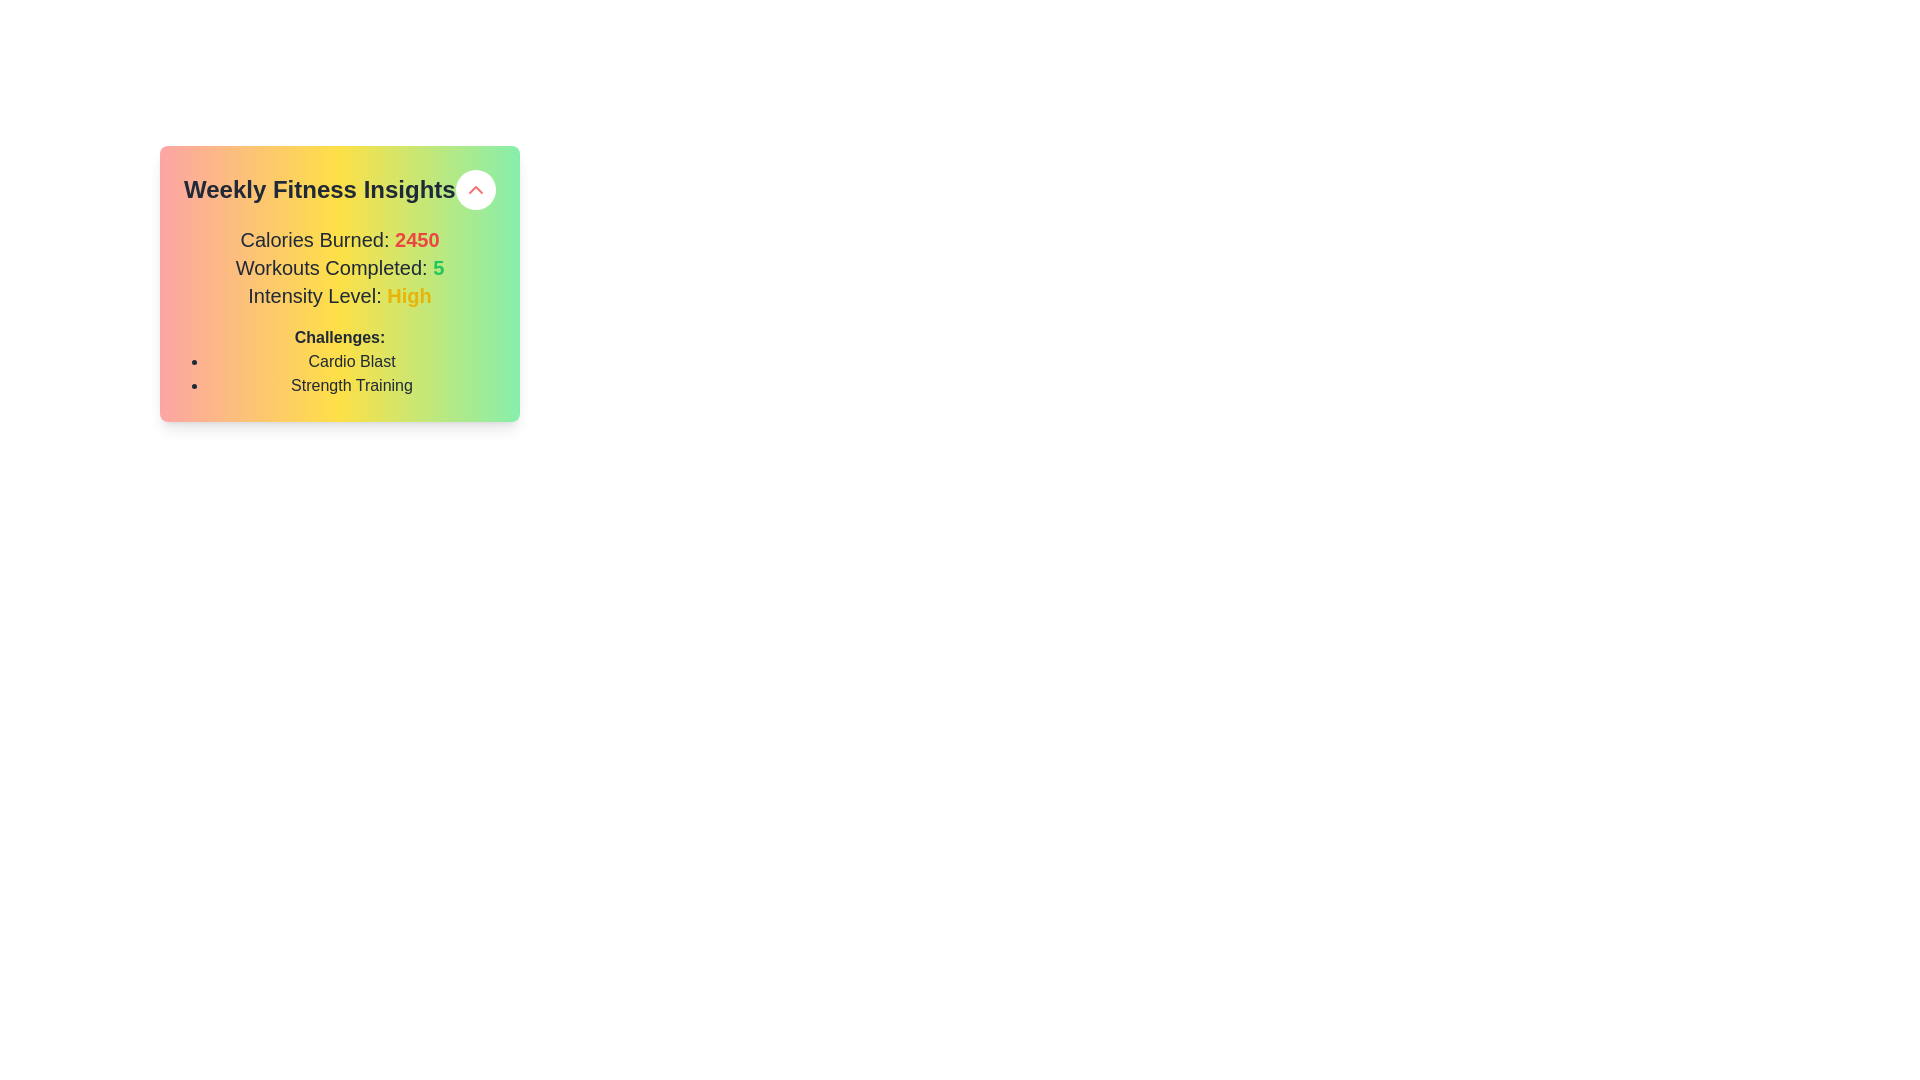 This screenshot has width=1920, height=1080. What do you see at coordinates (340, 374) in the screenshot?
I see `the 'Weekly Fitness Insights' challenges list, which includes 'Cardio Blast' and 'Strength Training', without clicking` at bounding box center [340, 374].